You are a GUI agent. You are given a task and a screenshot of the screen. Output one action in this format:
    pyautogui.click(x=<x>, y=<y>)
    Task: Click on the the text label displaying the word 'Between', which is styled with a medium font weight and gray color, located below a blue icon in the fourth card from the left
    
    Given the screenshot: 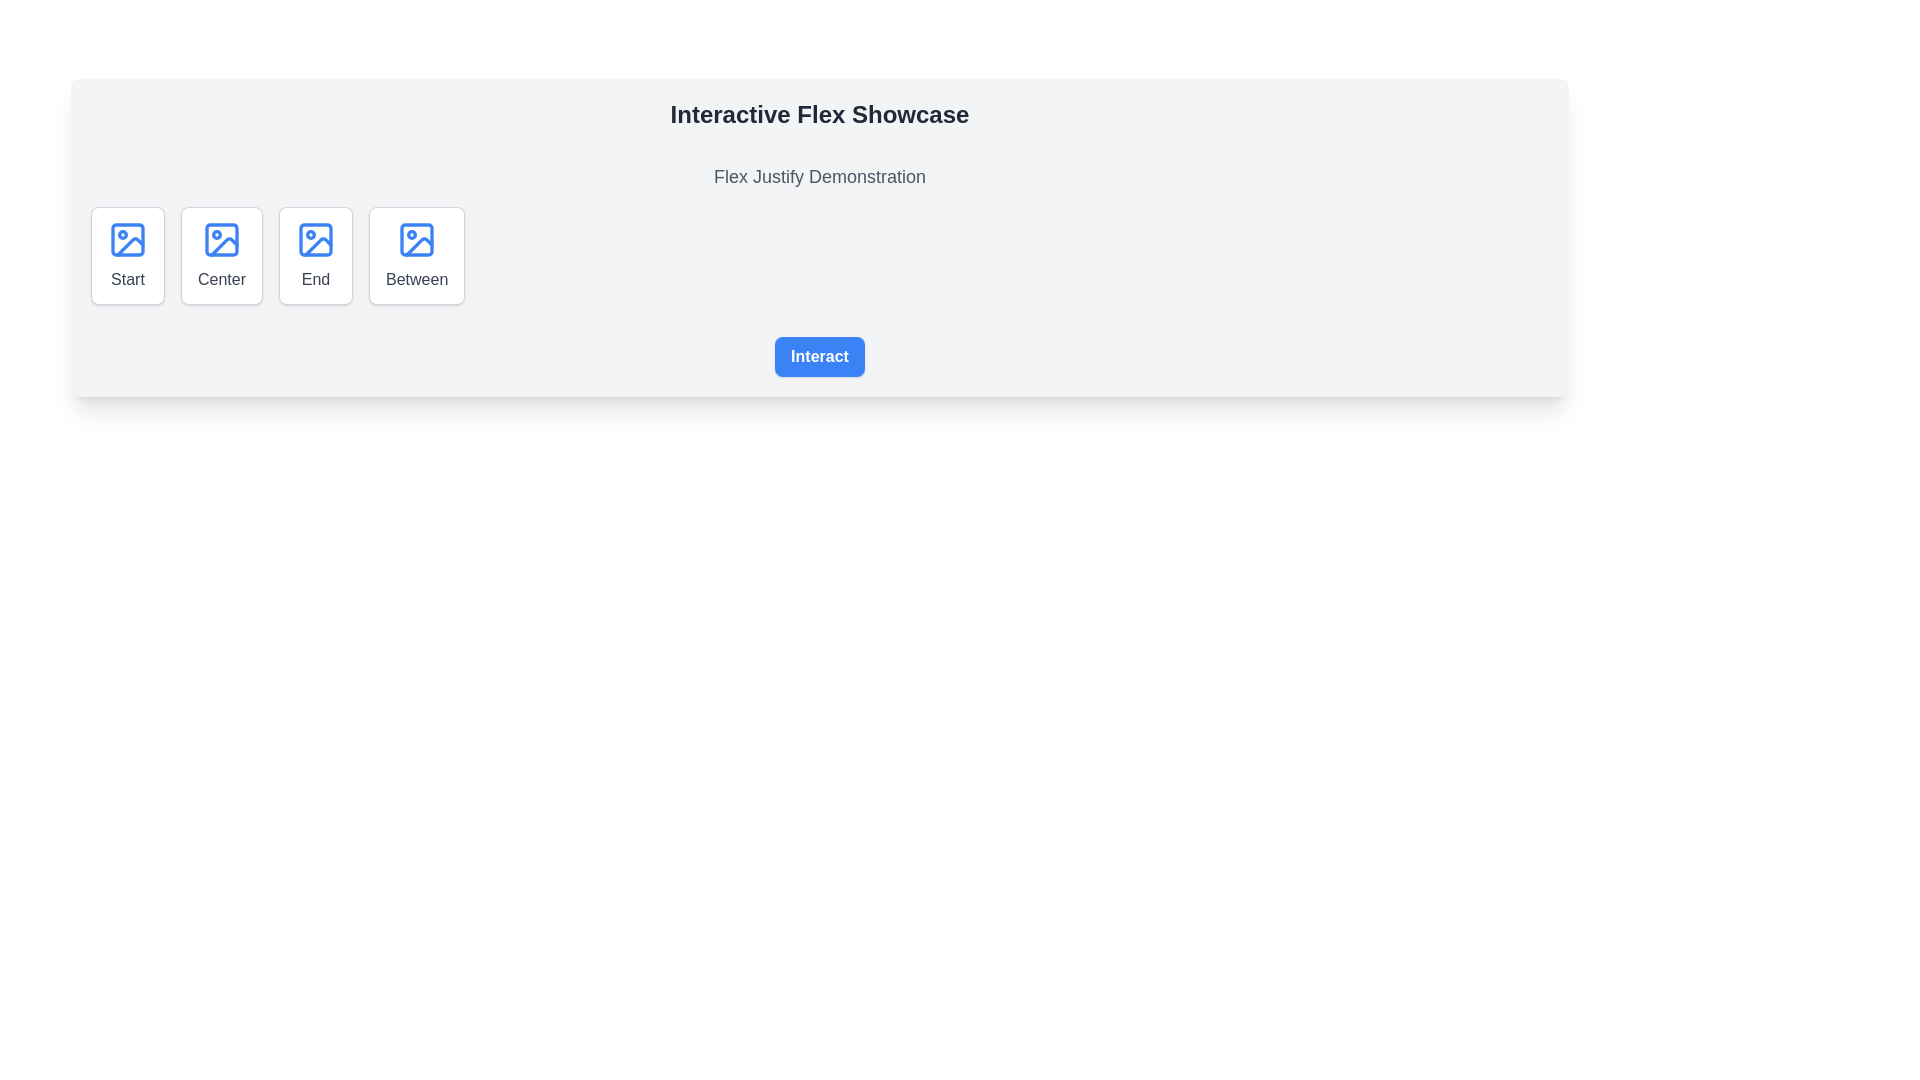 What is the action you would take?
    pyautogui.click(x=416, y=280)
    